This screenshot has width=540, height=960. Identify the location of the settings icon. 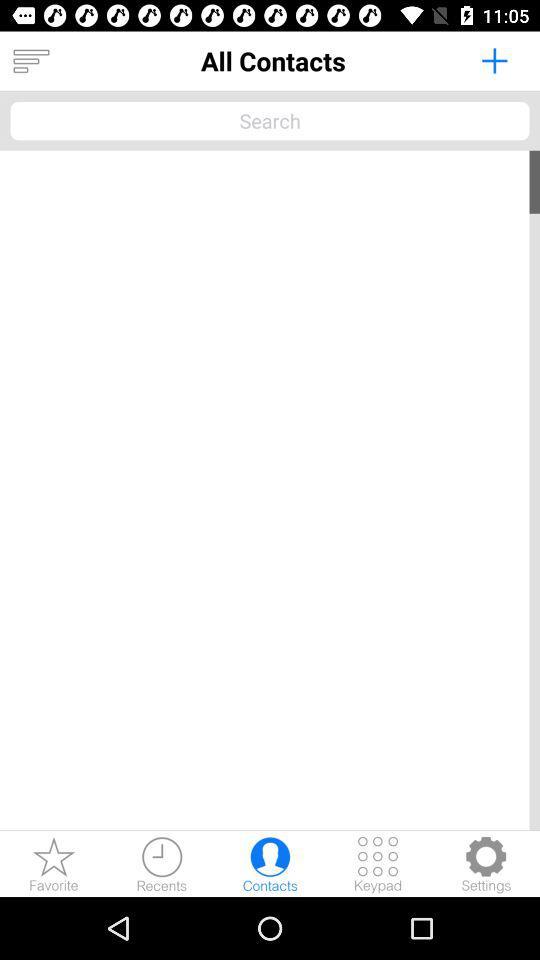
(485, 863).